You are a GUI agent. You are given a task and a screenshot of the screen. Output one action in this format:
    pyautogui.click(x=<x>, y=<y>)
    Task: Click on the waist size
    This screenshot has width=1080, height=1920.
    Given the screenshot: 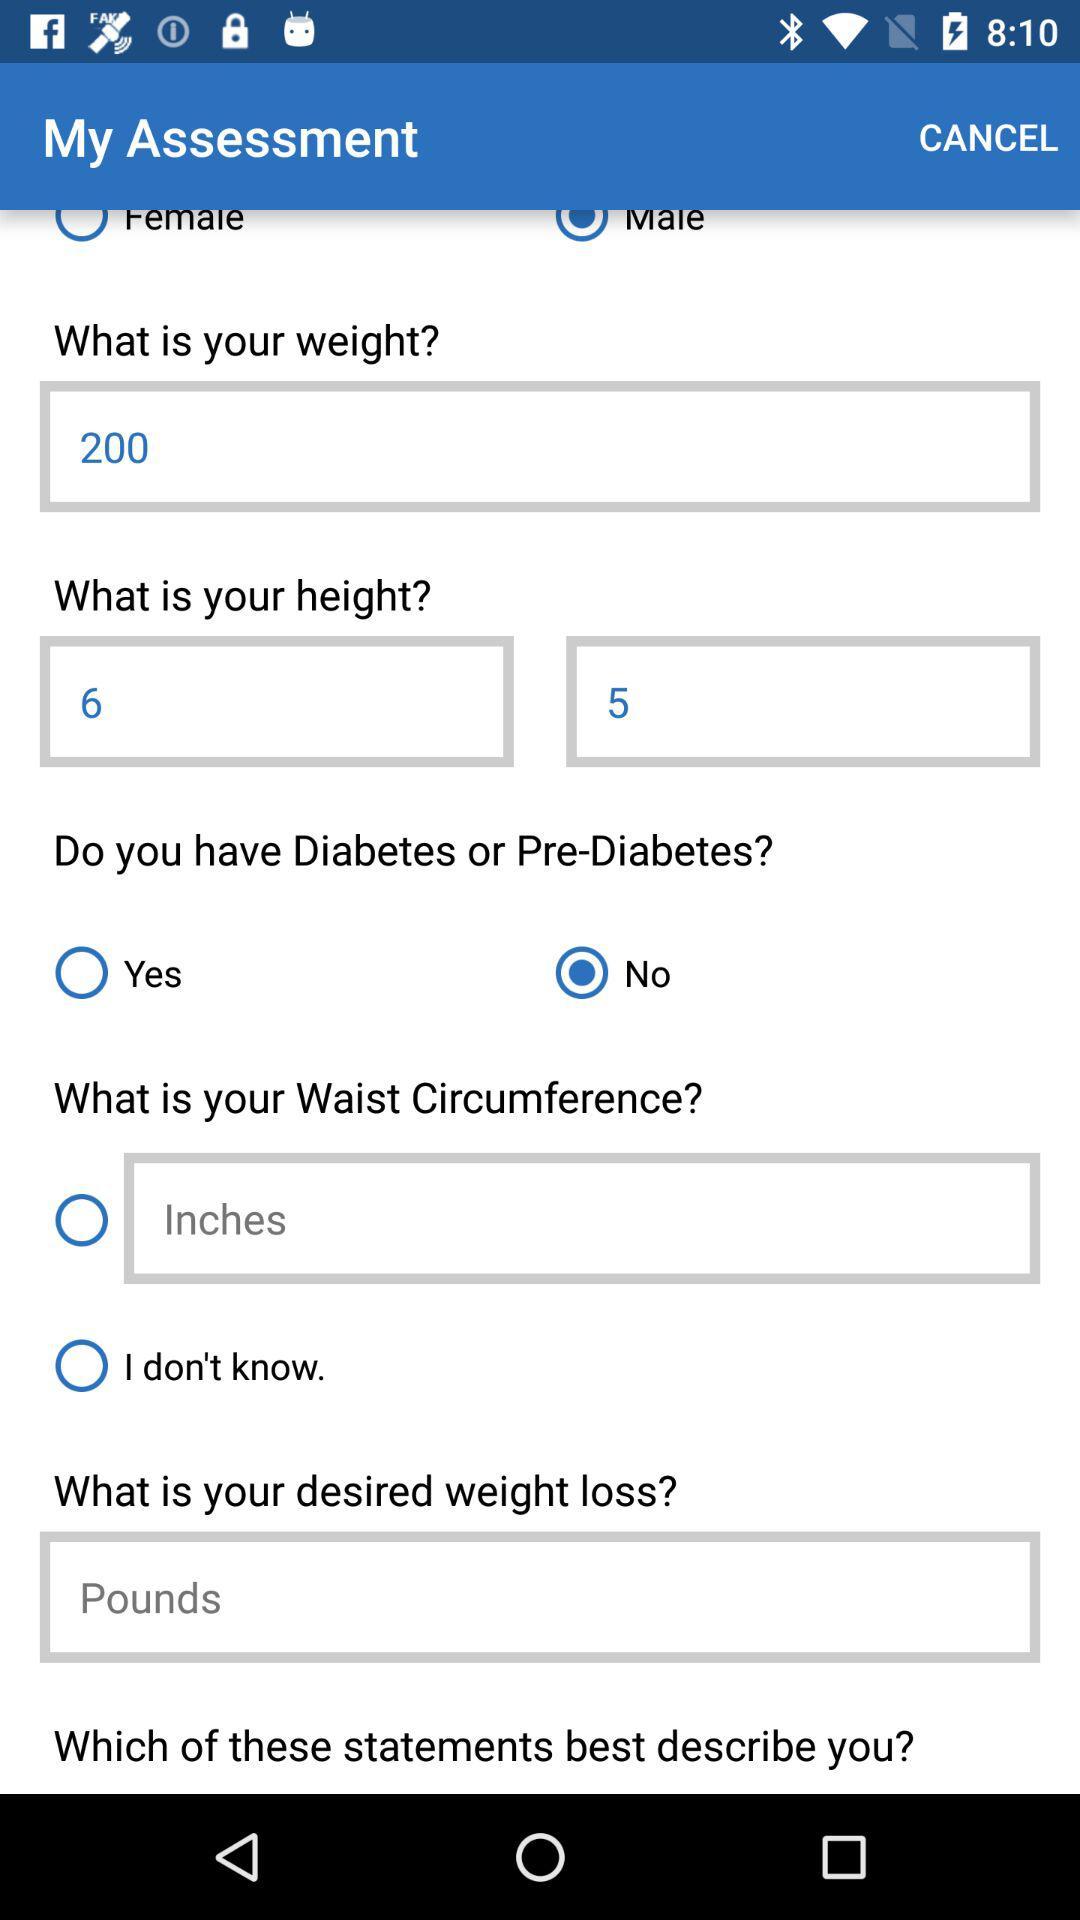 What is the action you would take?
    pyautogui.click(x=80, y=1219)
    